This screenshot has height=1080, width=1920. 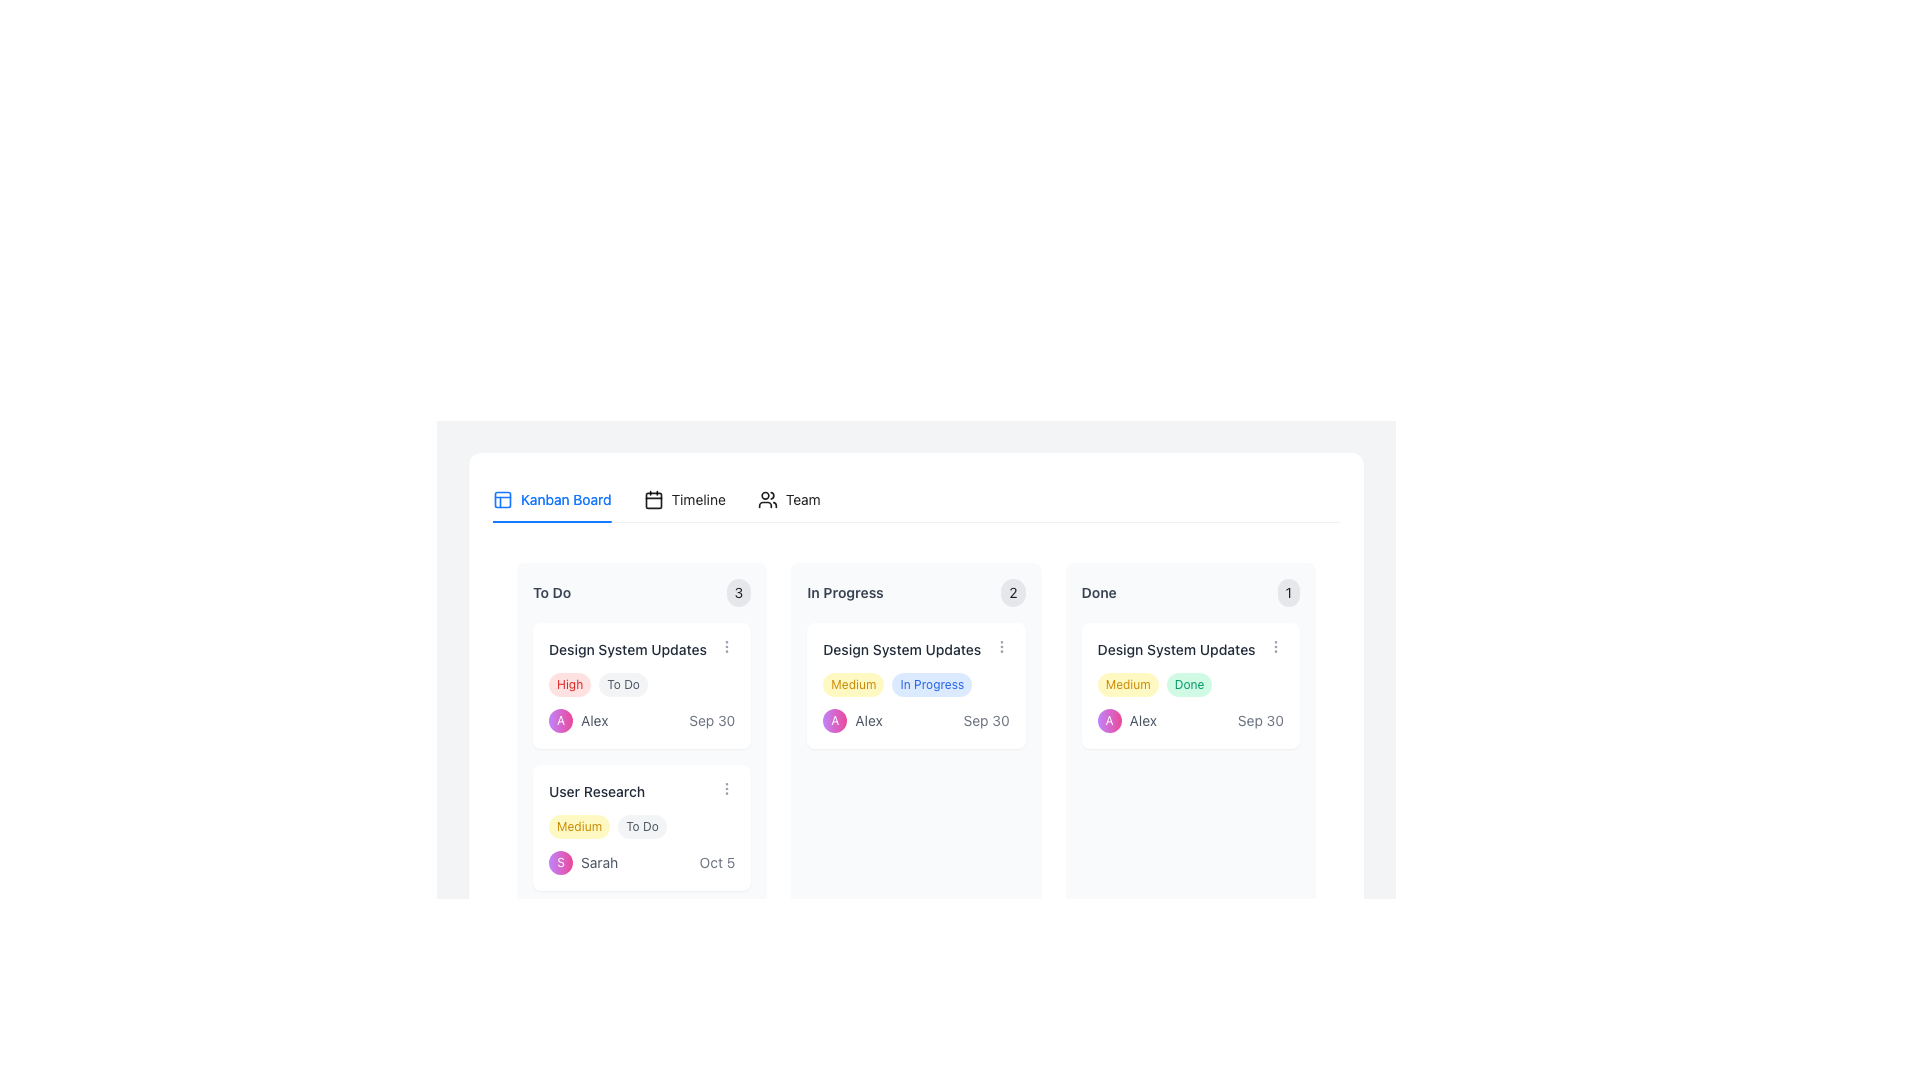 I want to click on the Tab Navigation Bar located at the top-center of the layout, so click(x=915, y=499).